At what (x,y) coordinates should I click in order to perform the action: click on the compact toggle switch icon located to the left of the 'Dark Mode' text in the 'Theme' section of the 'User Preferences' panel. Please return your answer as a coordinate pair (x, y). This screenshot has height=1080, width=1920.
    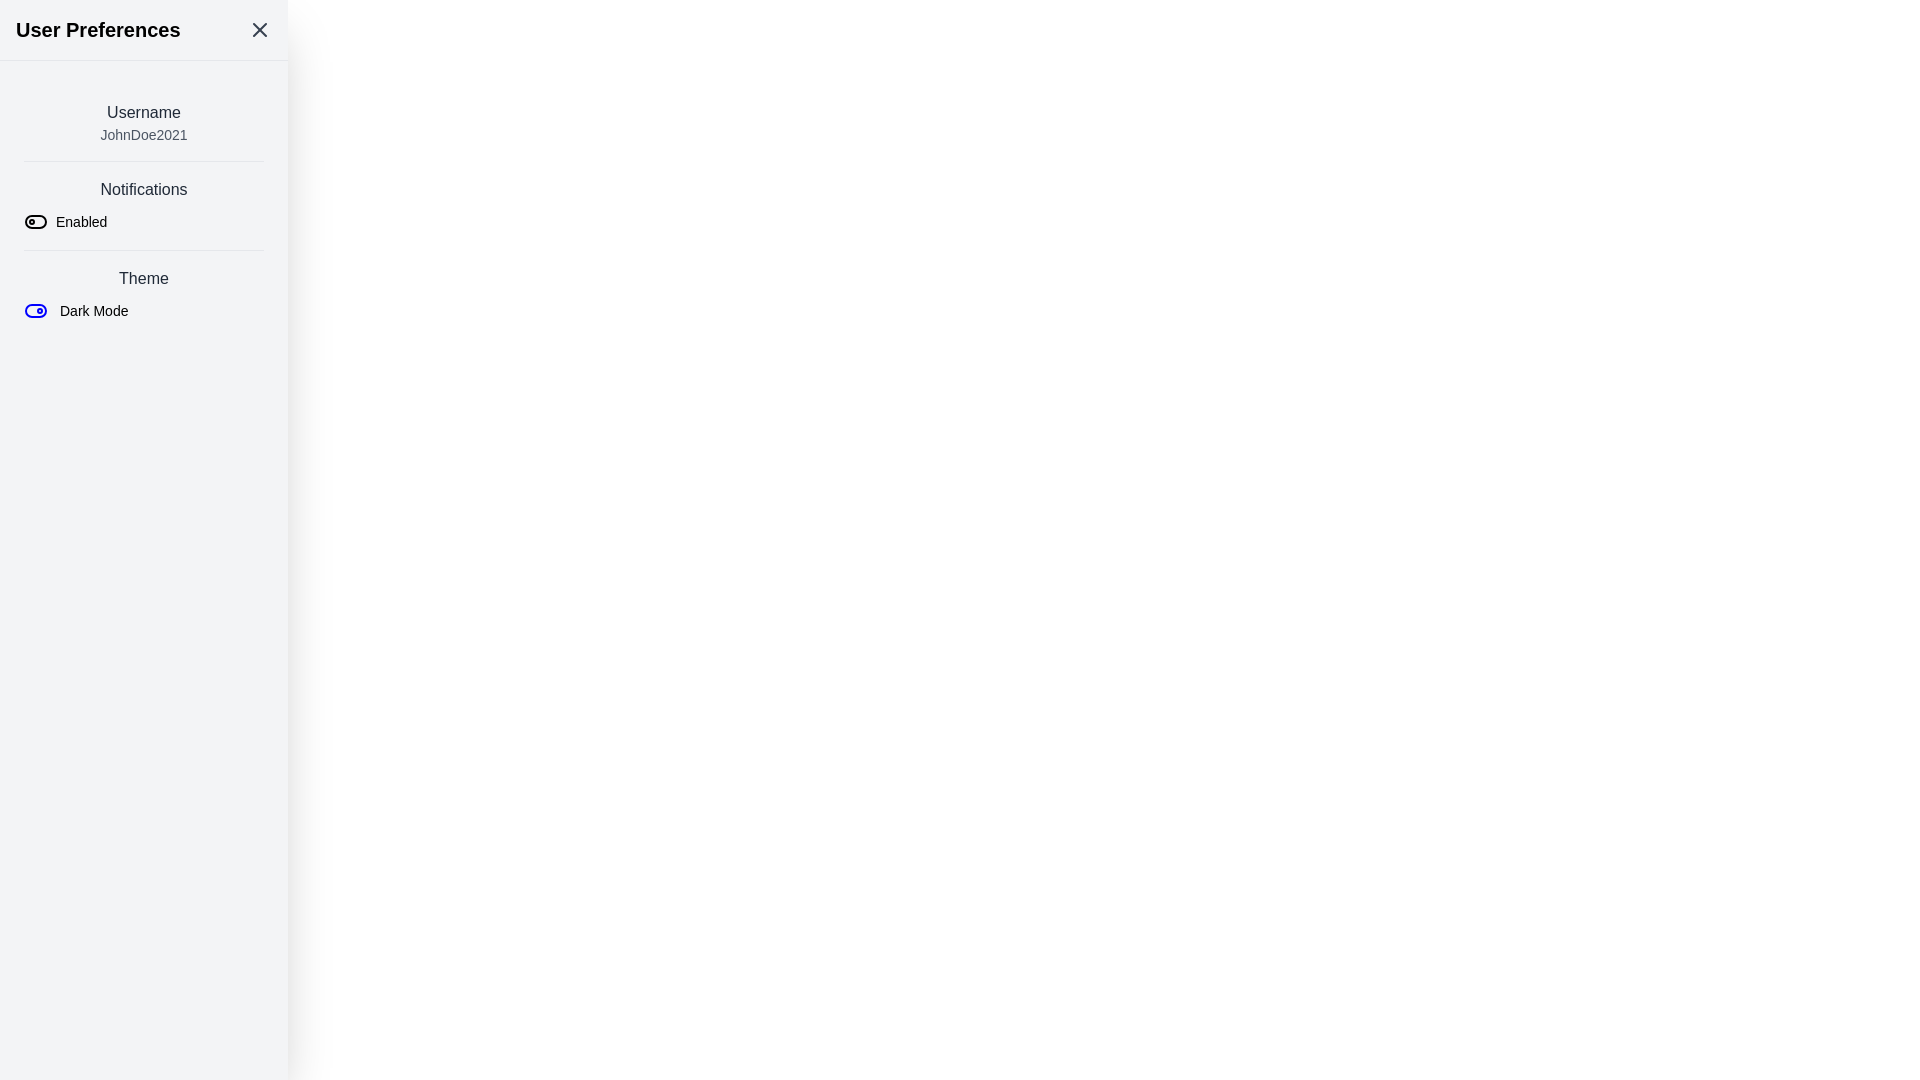
    Looking at the image, I should click on (35, 311).